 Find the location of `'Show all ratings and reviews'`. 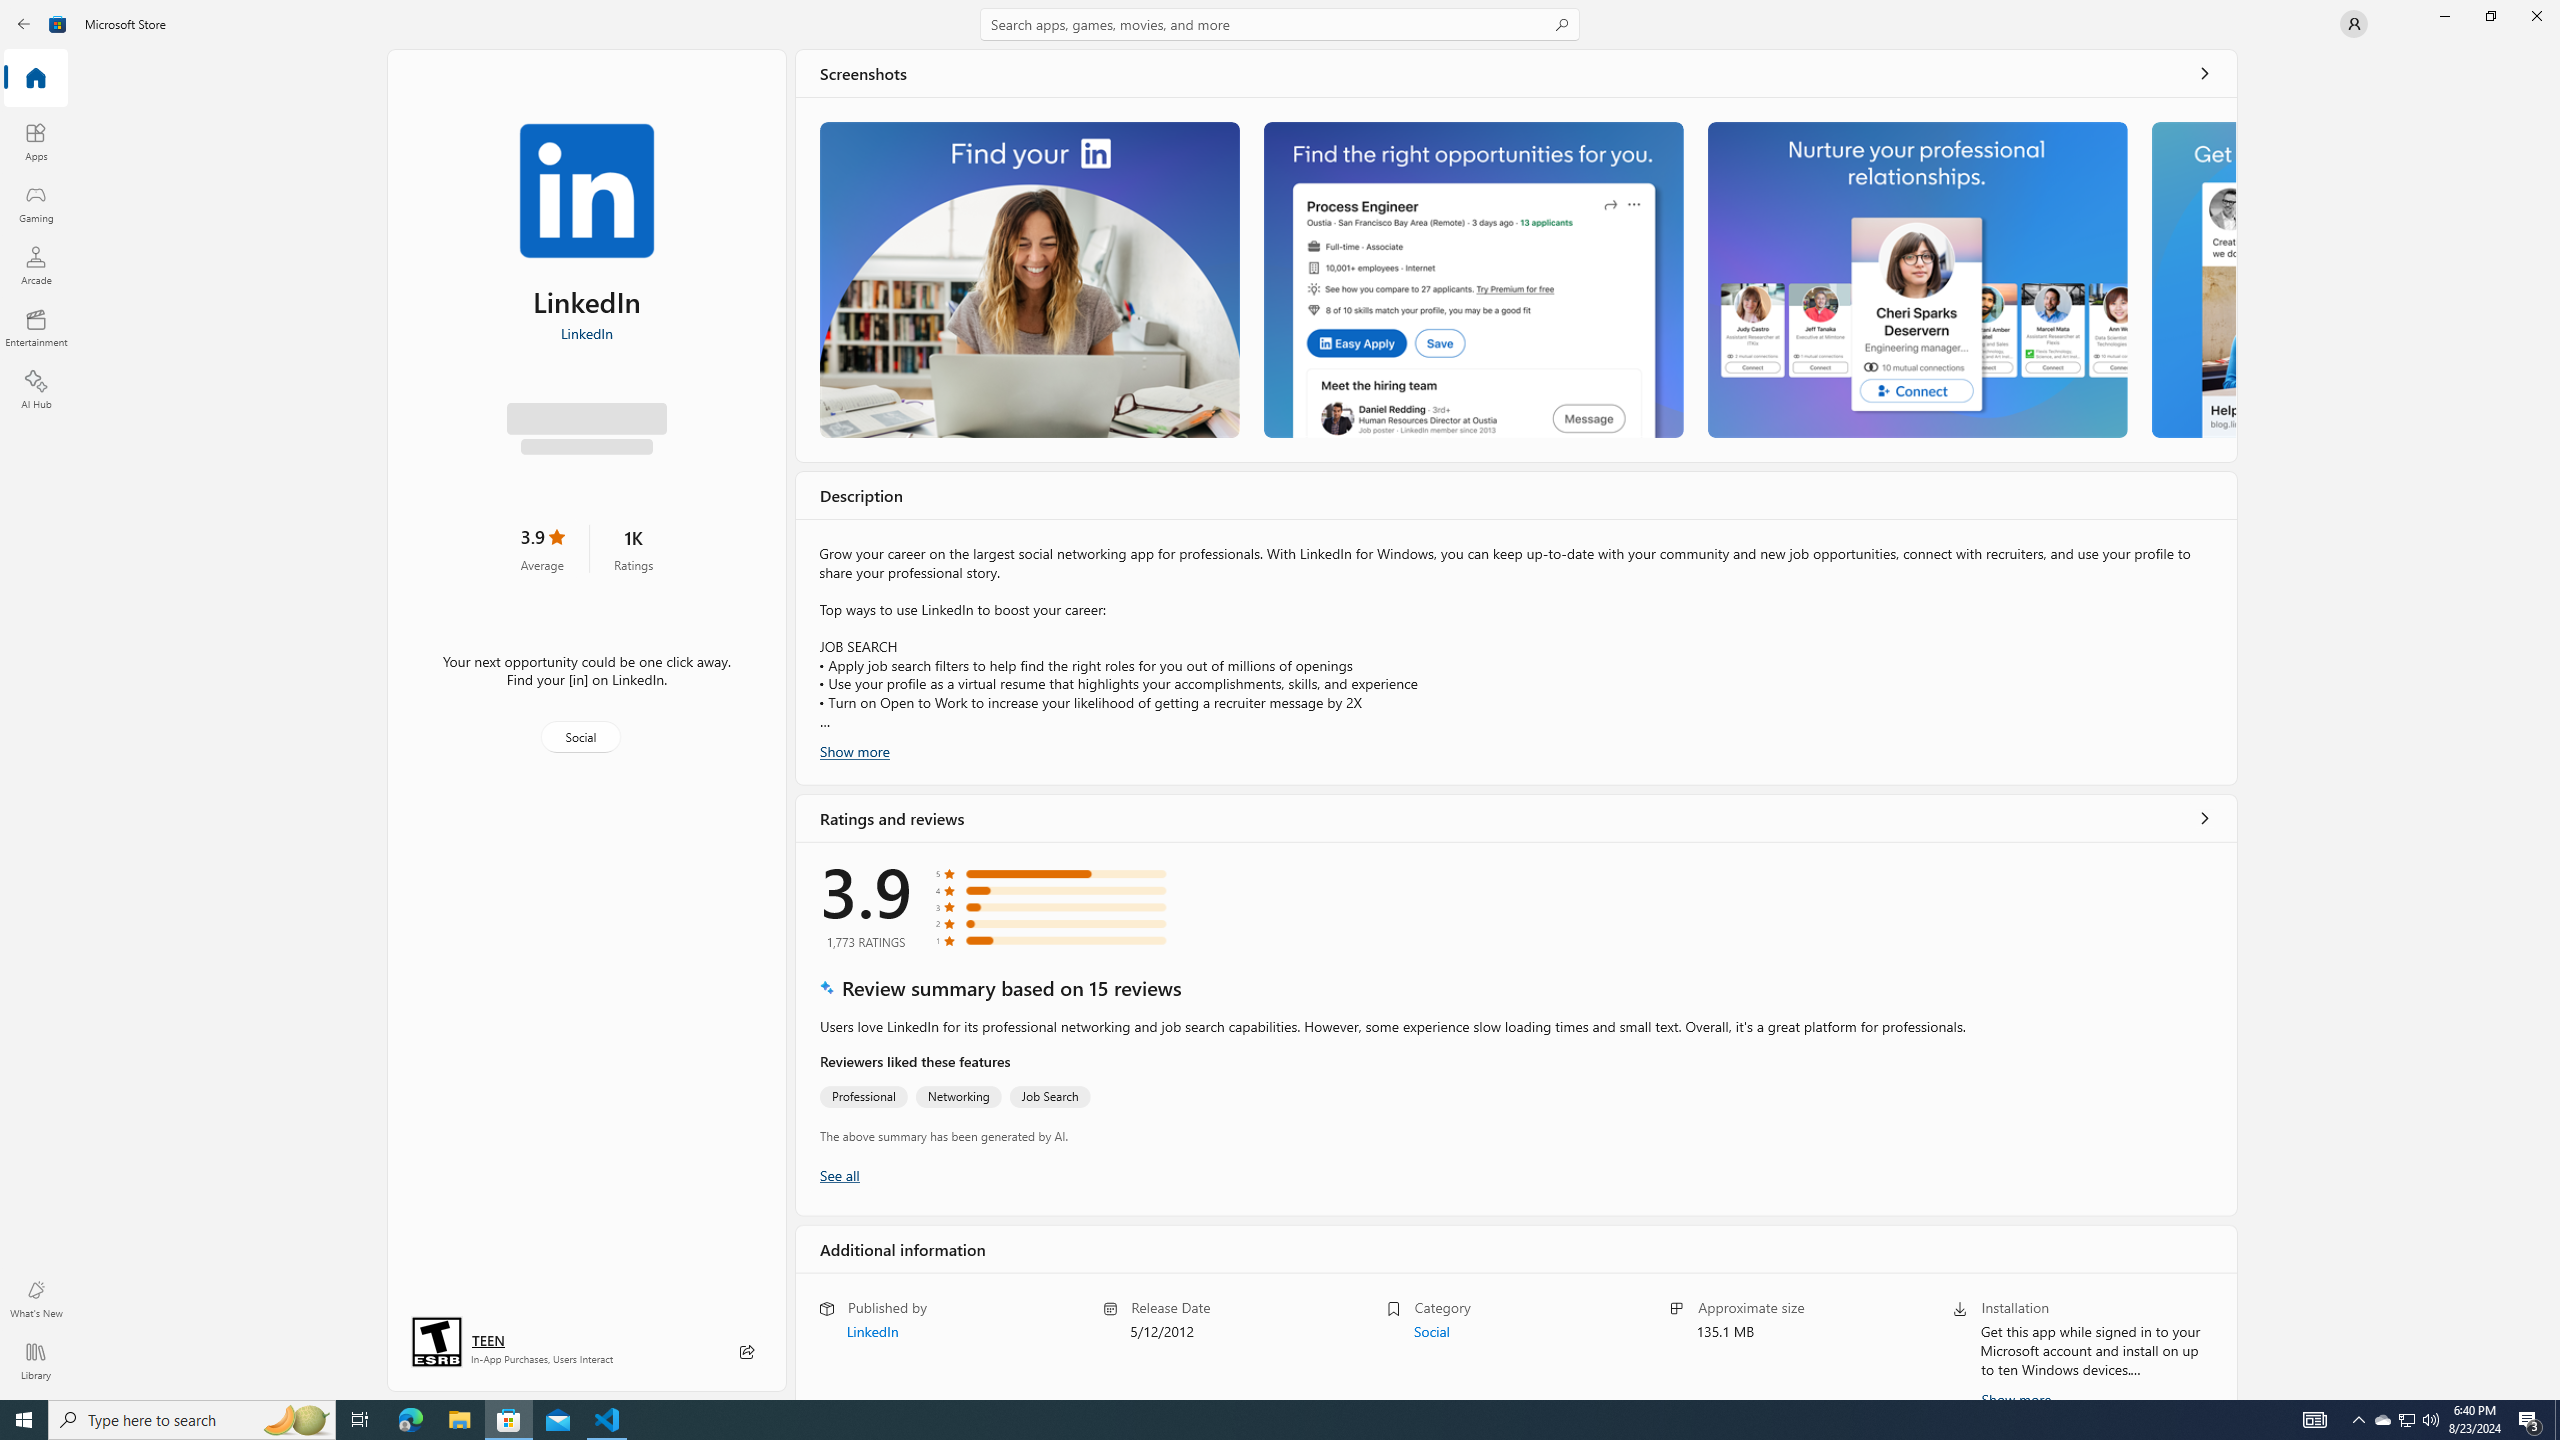

'Show all ratings and reviews' is located at coordinates (2205, 816).